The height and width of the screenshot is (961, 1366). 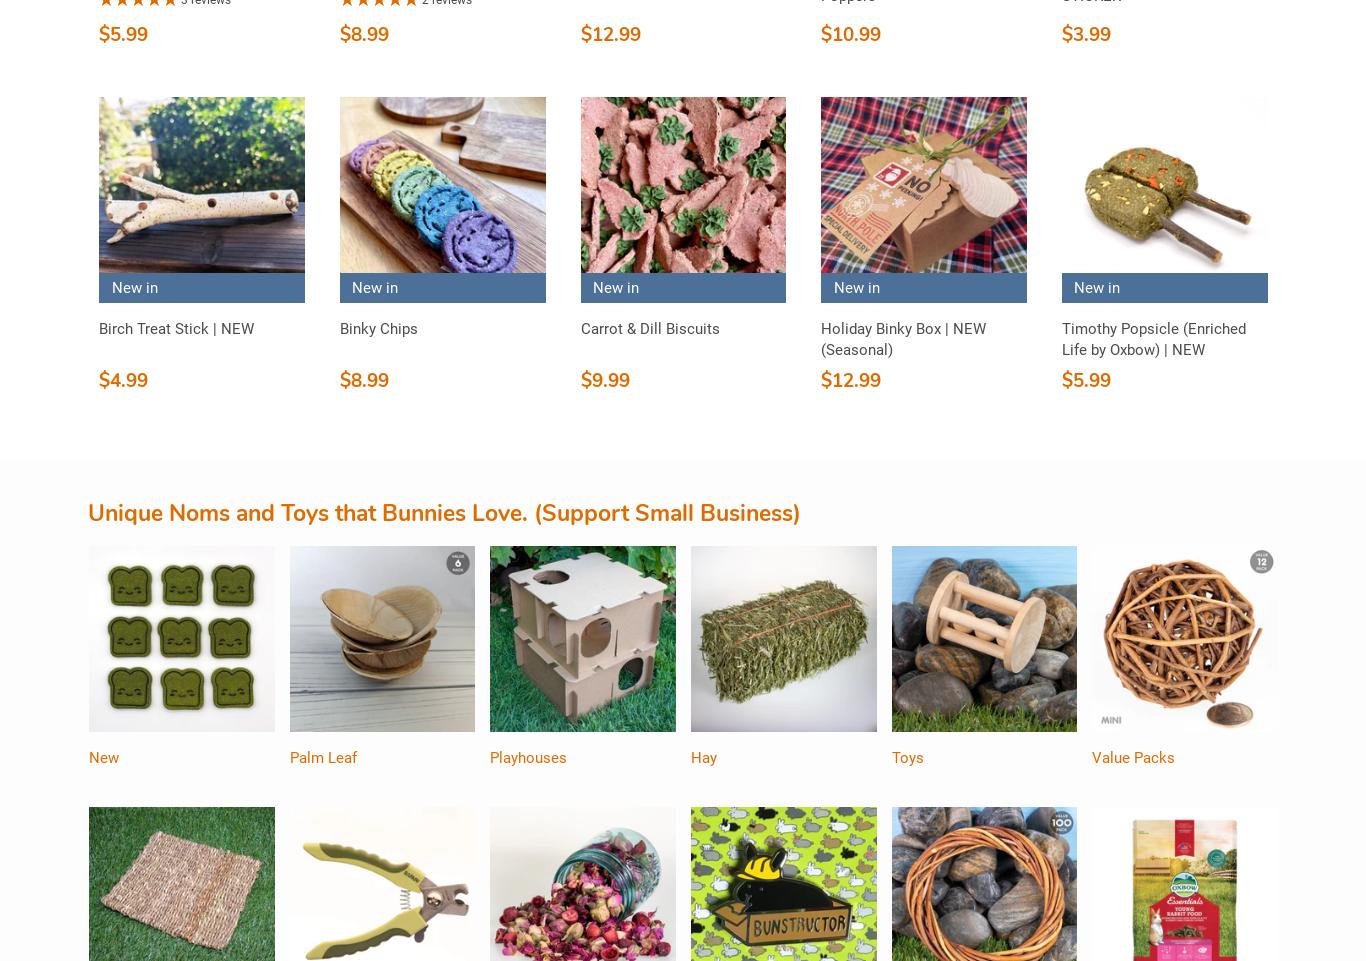 I want to click on 'Toys', so click(x=890, y=757).